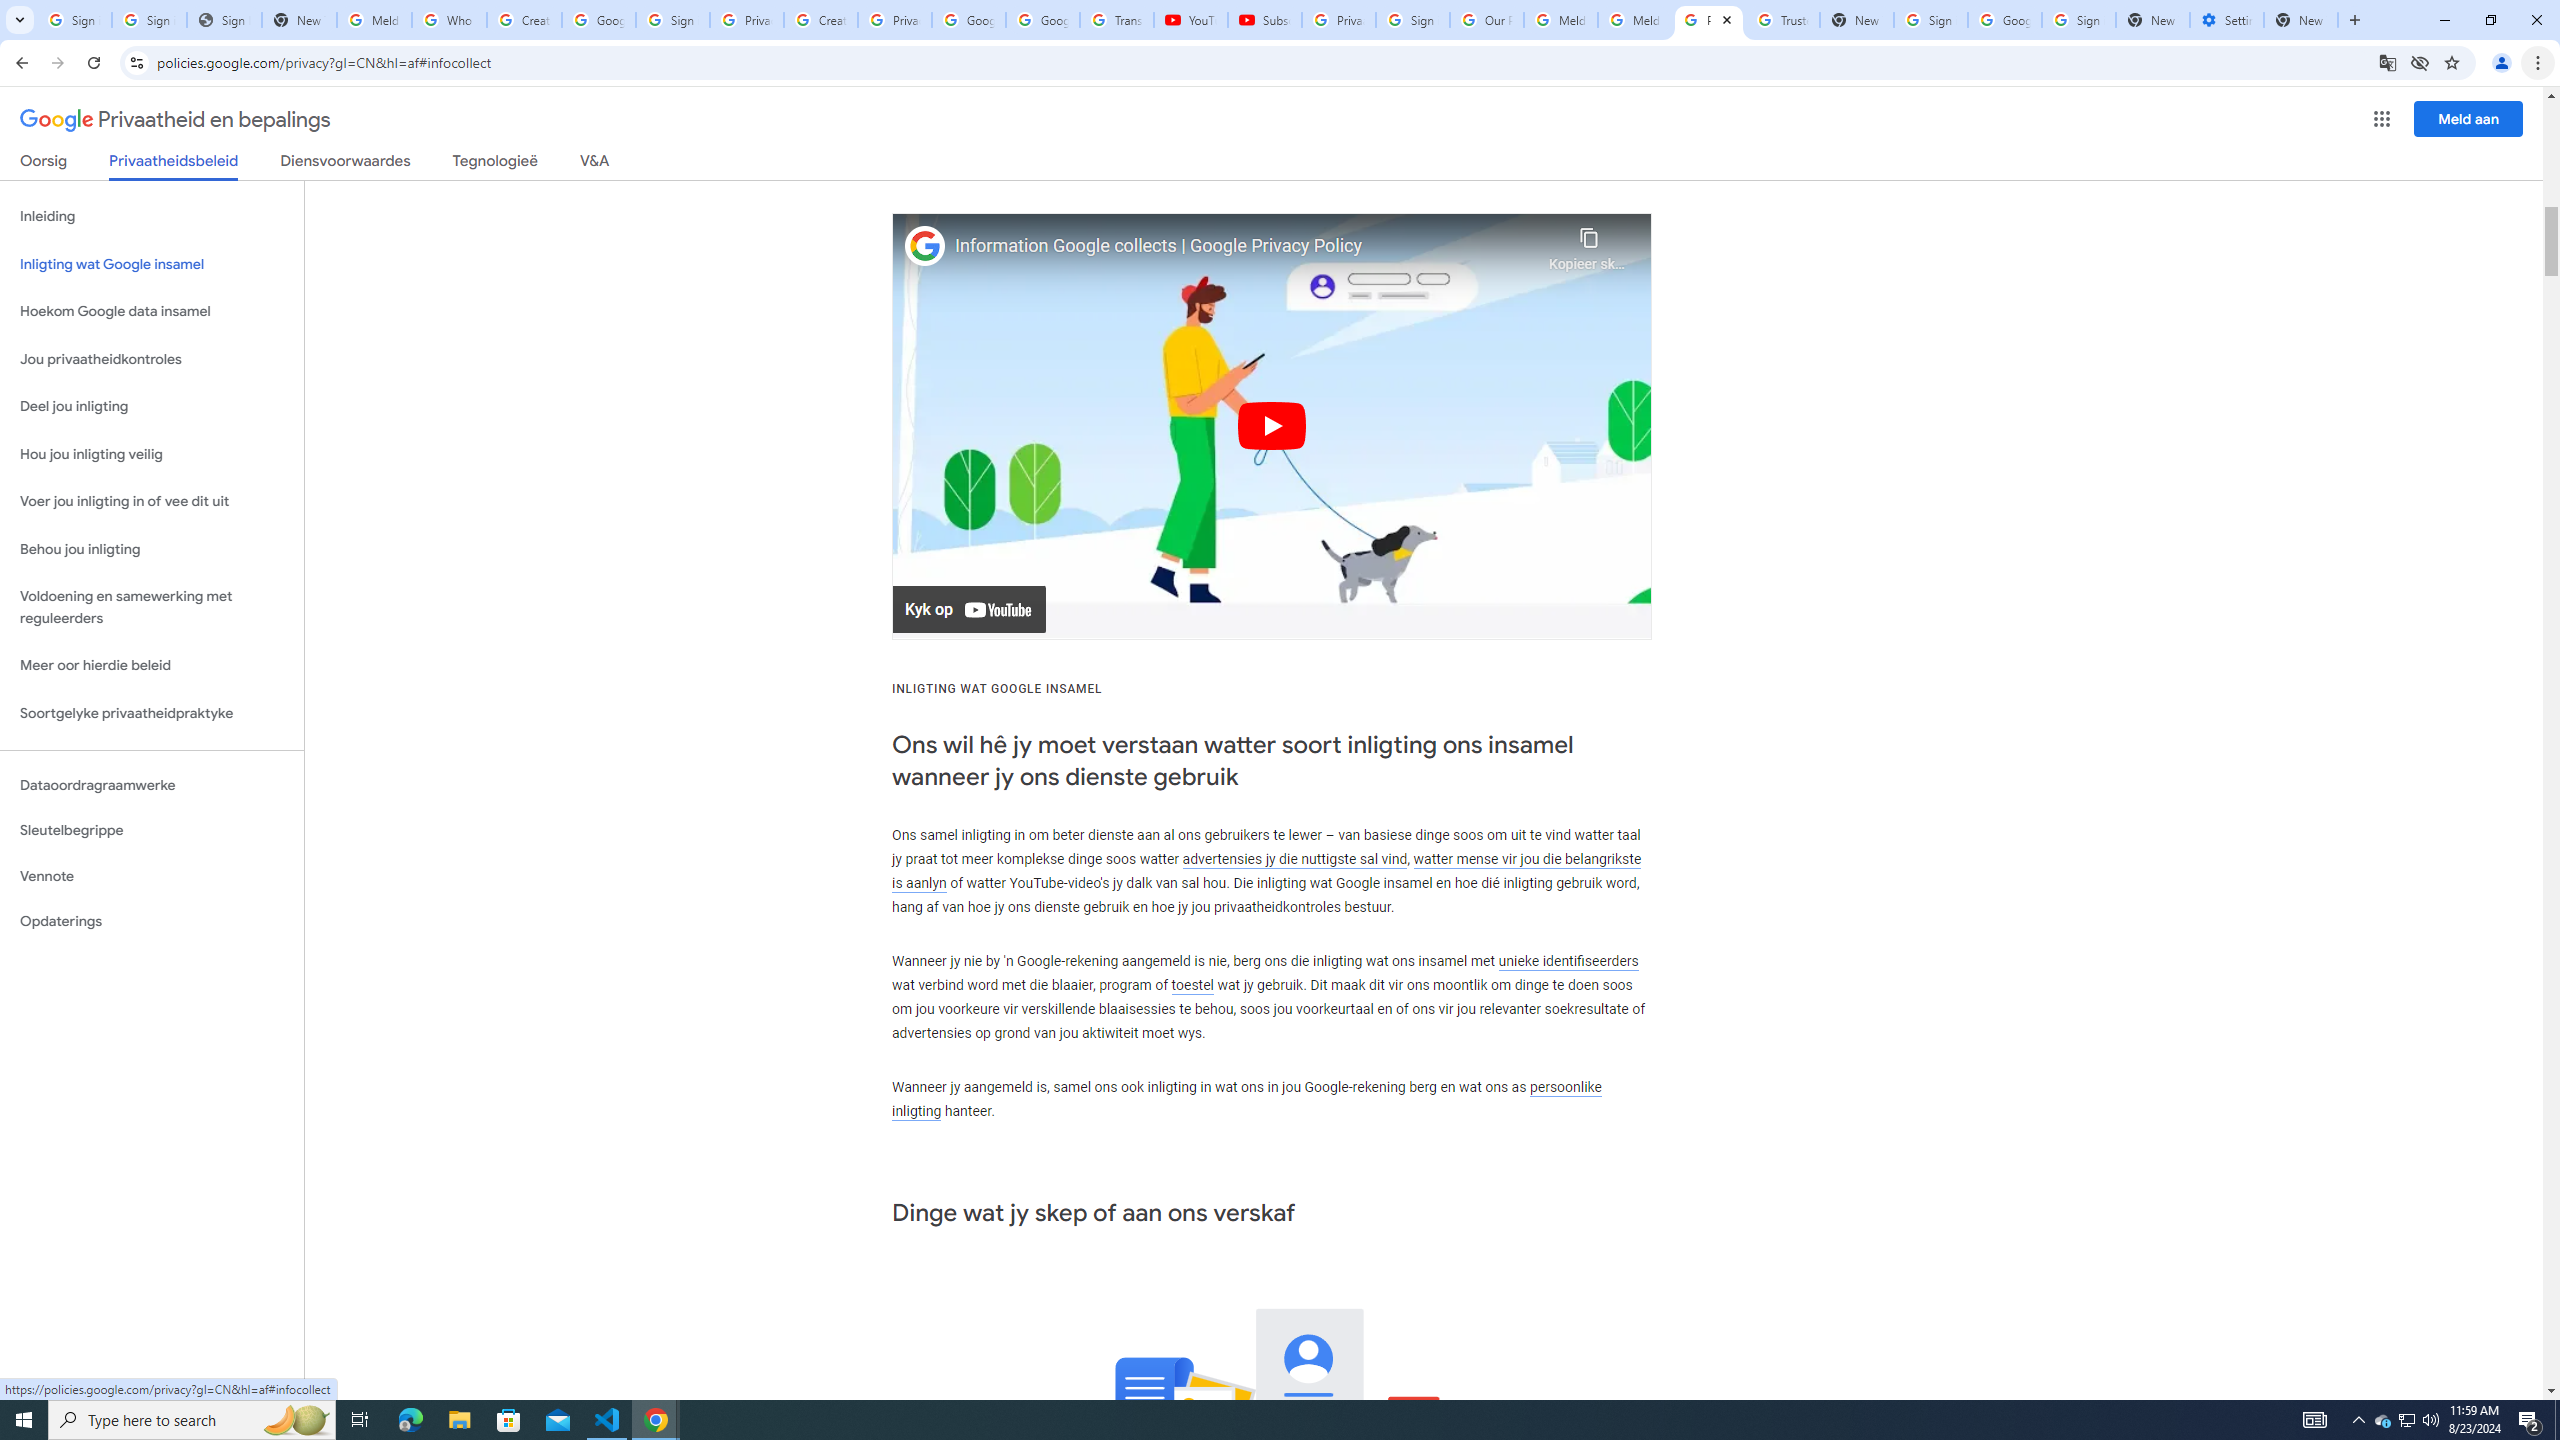 Image resolution: width=2560 pixels, height=1440 pixels. Describe the element at coordinates (151, 712) in the screenshot. I see `'Soortgelyke privaatheidpraktyke'` at that location.